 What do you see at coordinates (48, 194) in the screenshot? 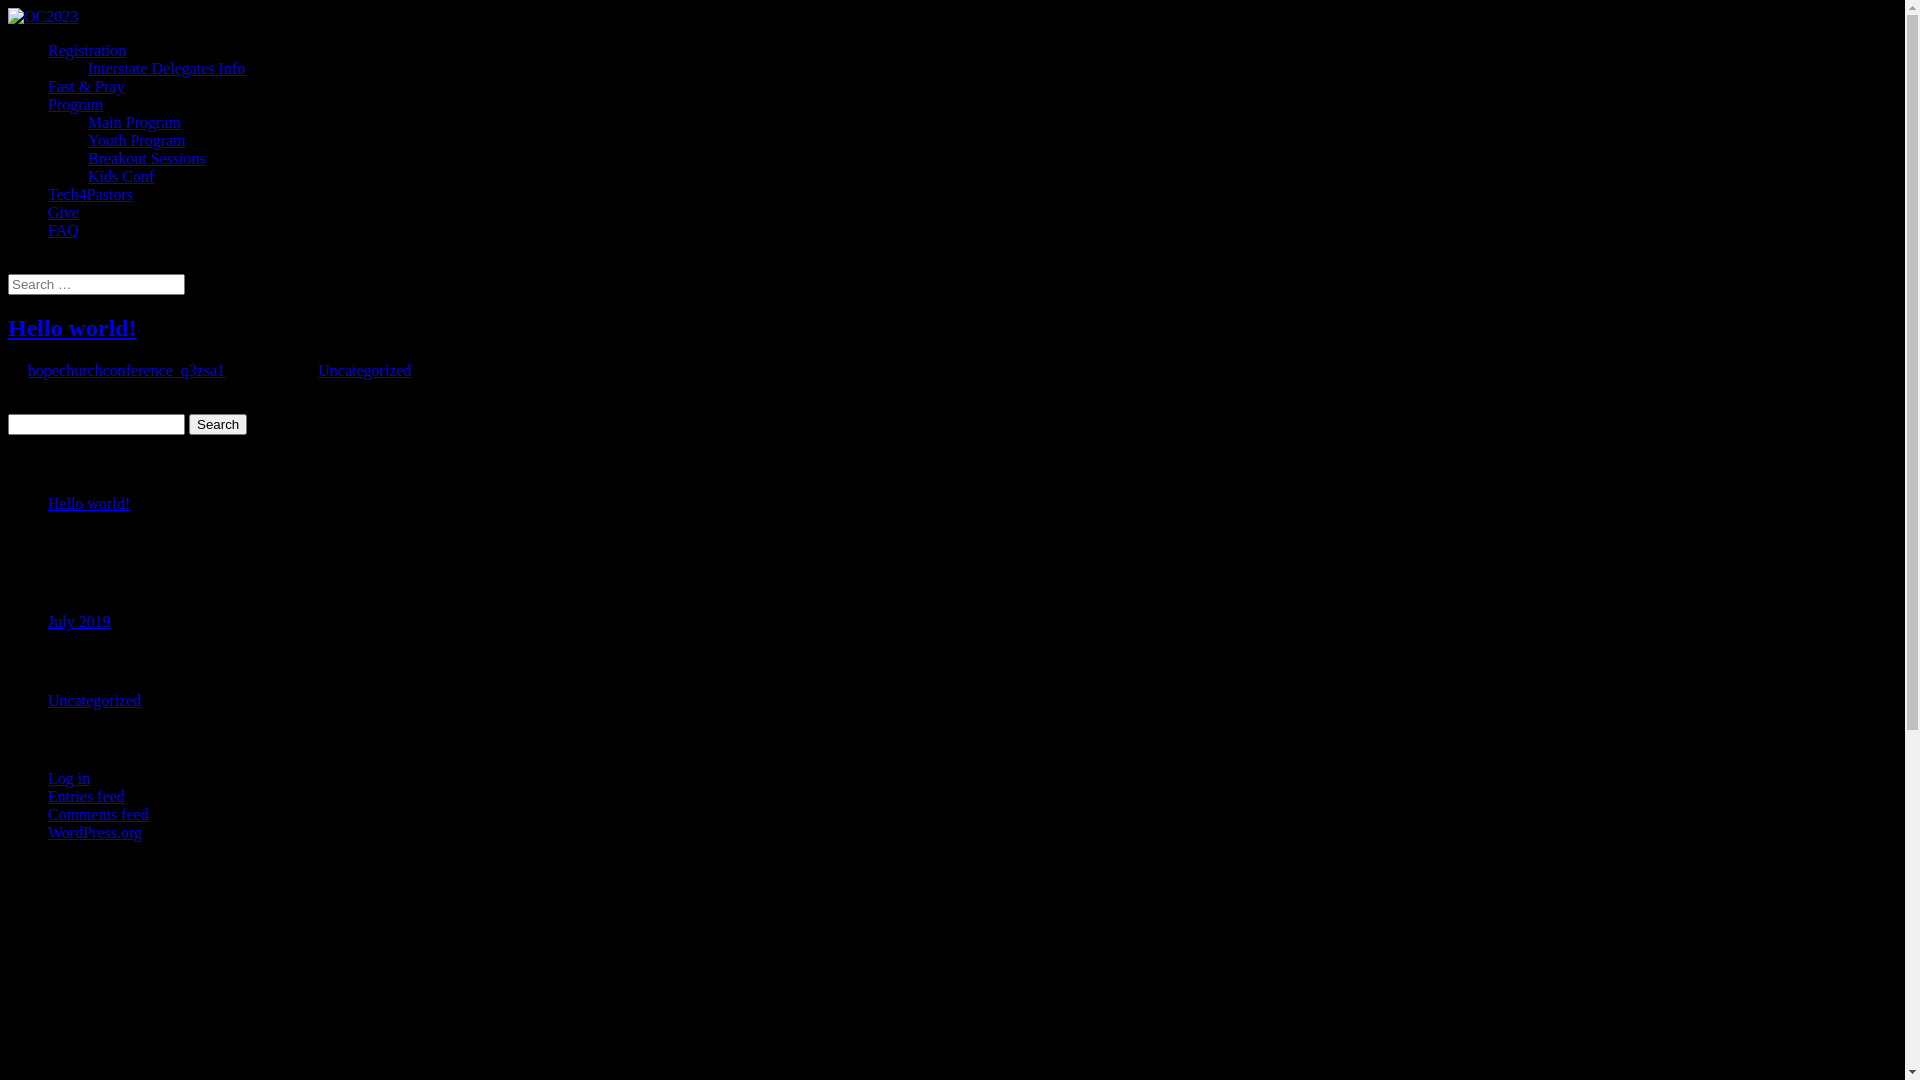
I see `'Tech4Pastors'` at bounding box center [48, 194].